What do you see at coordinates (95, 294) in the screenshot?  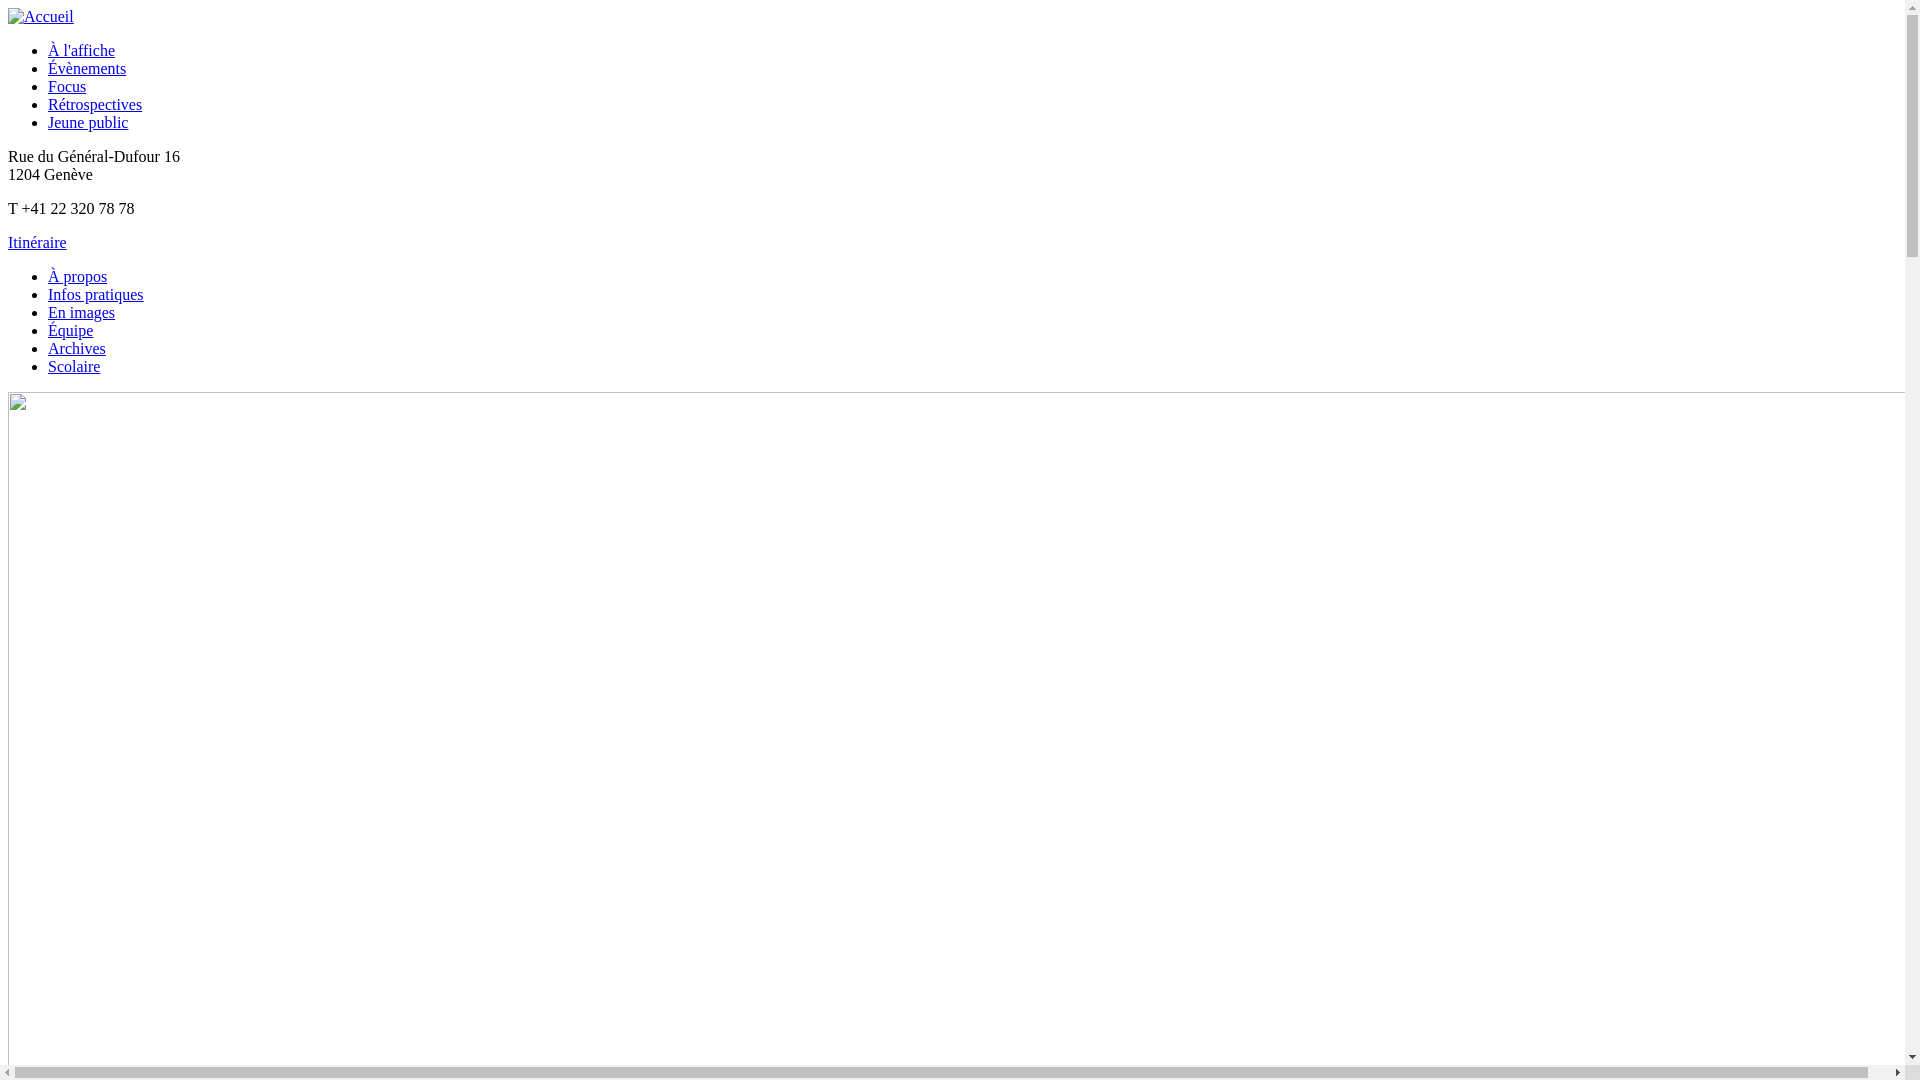 I see `'Infos pratiques'` at bounding box center [95, 294].